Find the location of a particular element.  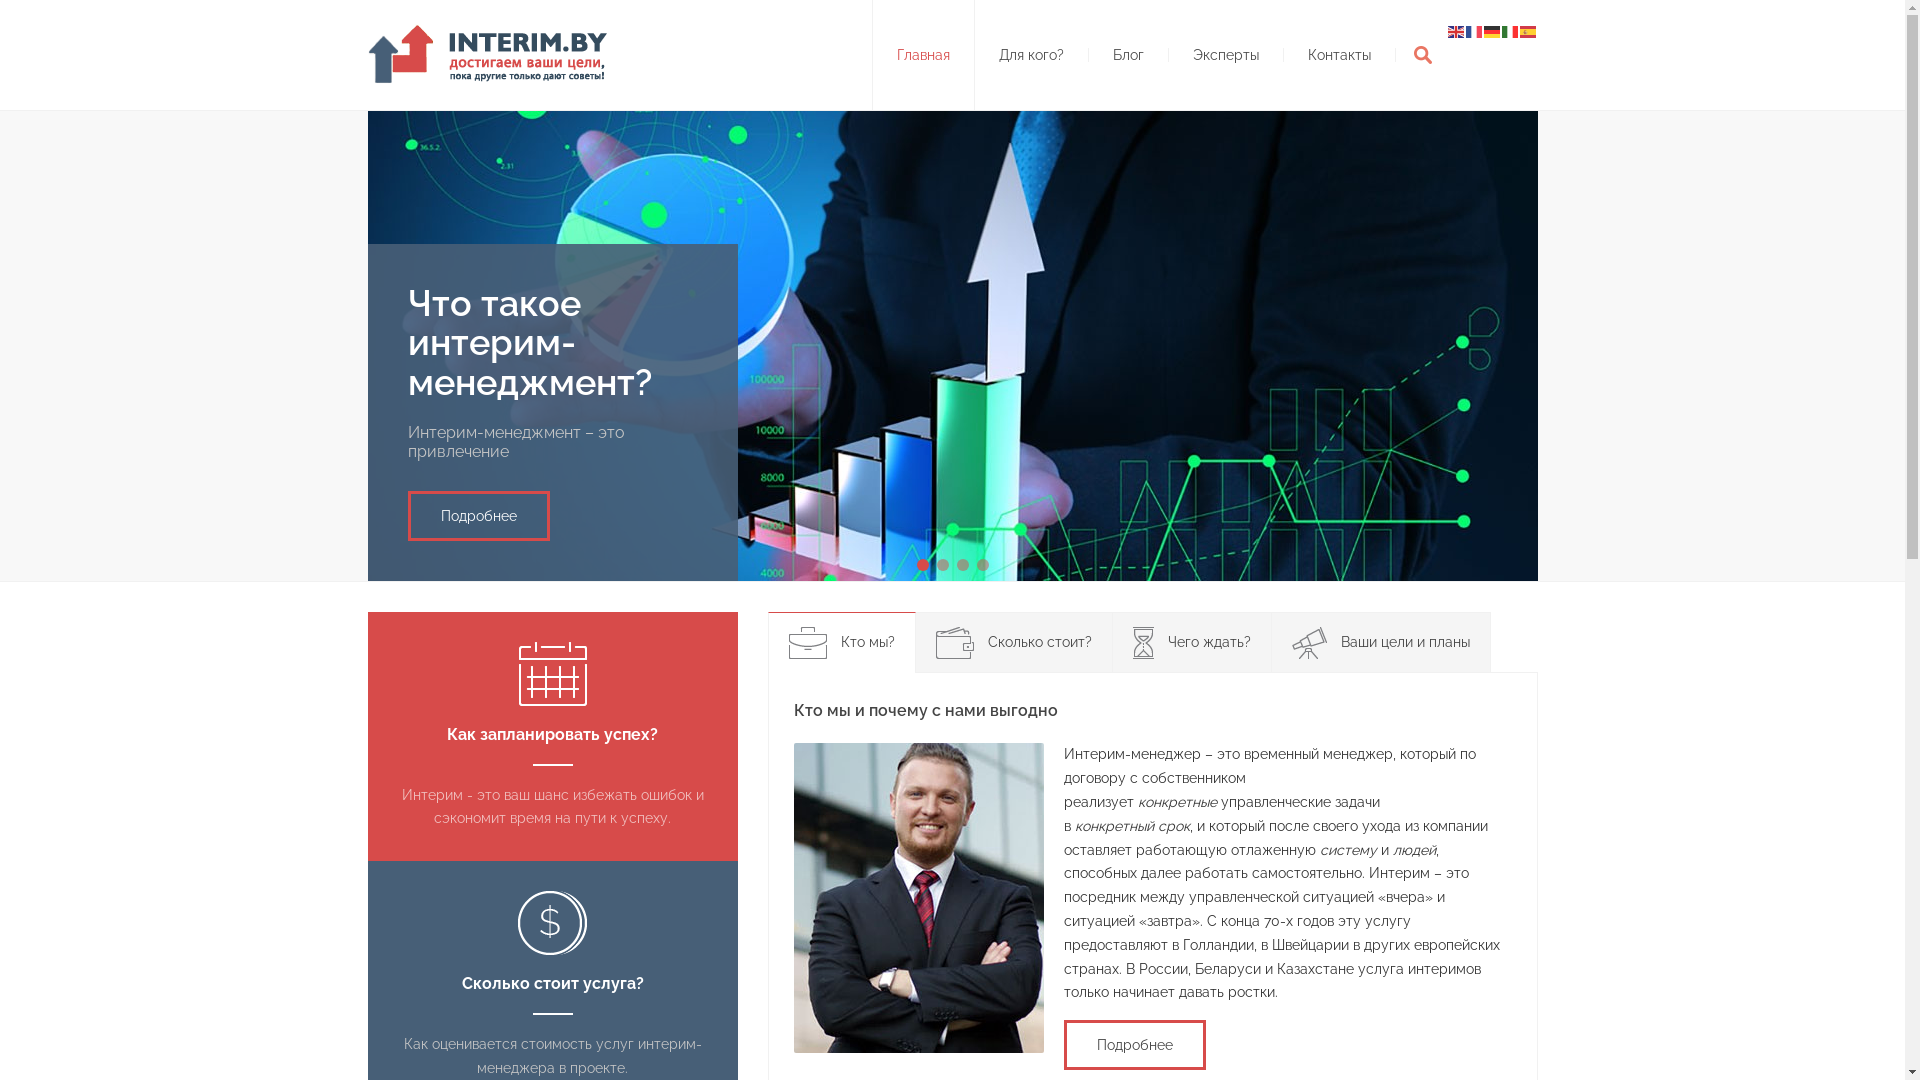

'ico2 image' is located at coordinates (954, 643).